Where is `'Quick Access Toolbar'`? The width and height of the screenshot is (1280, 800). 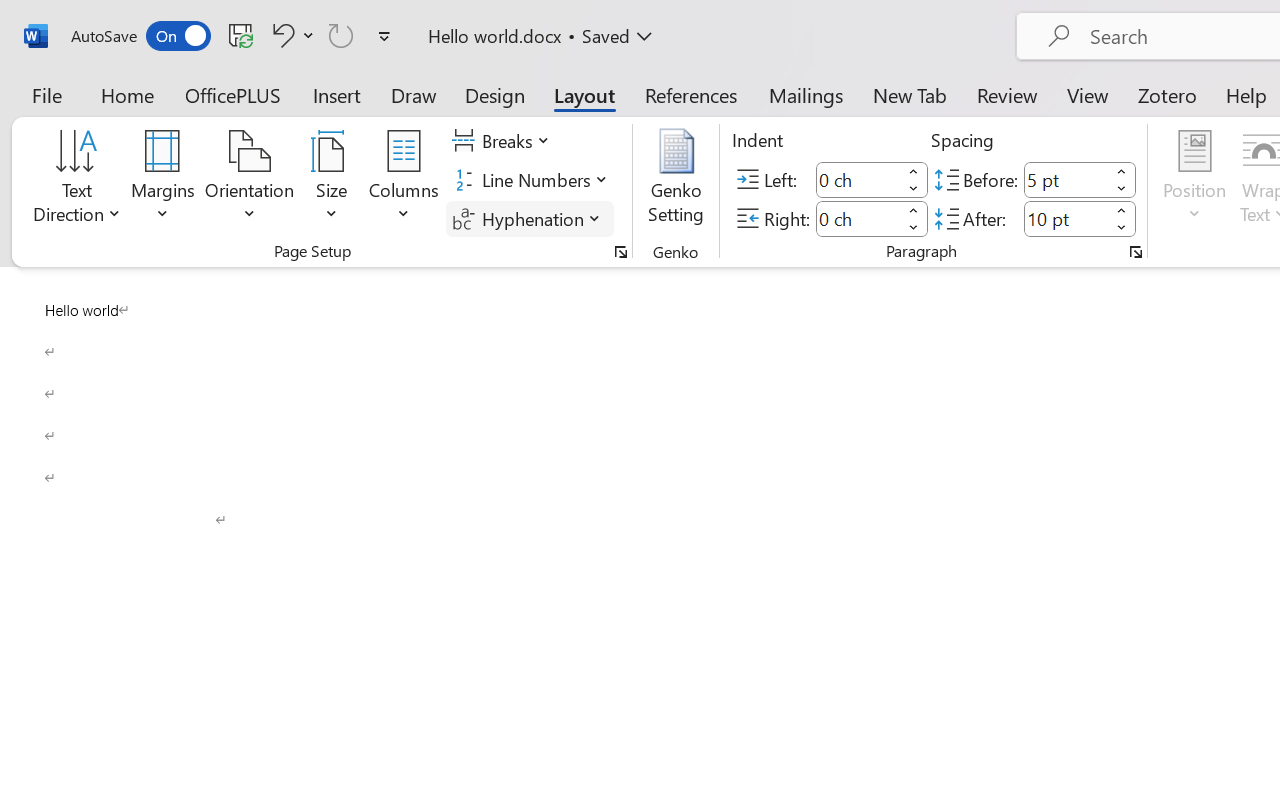 'Quick Access Toolbar' is located at coordinates (234, 35).